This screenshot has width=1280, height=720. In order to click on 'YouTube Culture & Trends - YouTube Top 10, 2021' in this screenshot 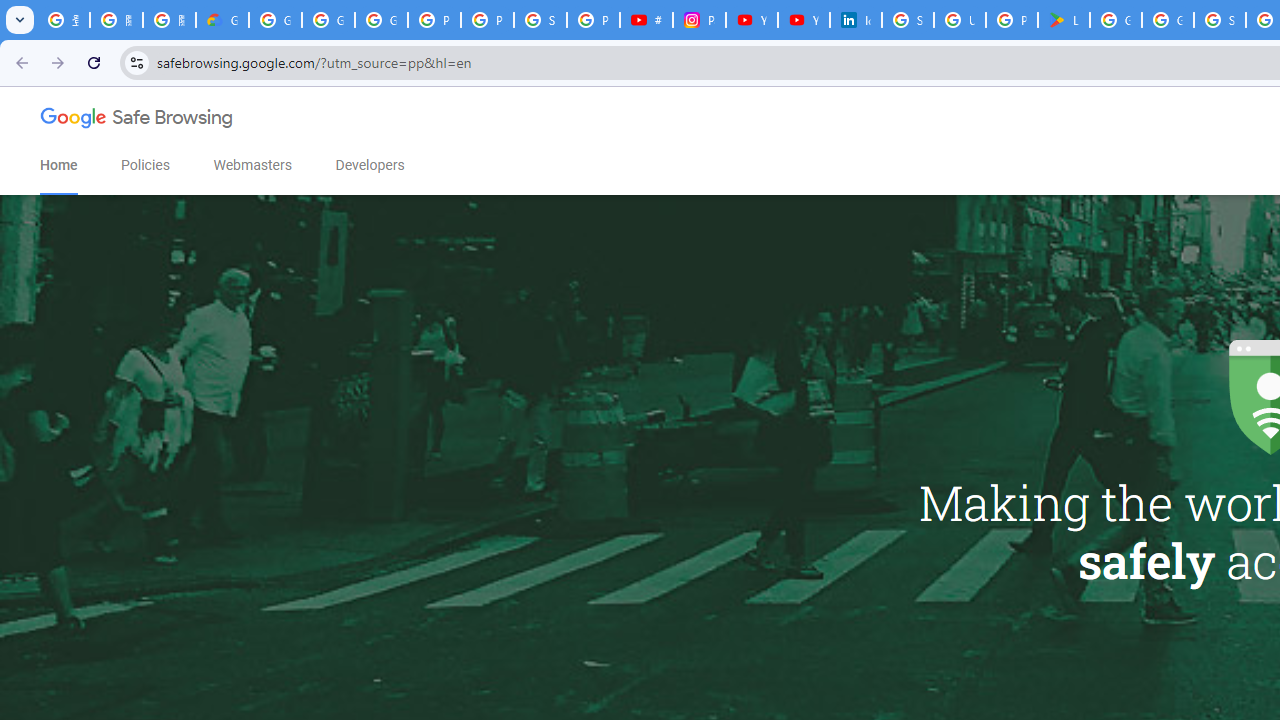, I will do `click(803, 20)`.